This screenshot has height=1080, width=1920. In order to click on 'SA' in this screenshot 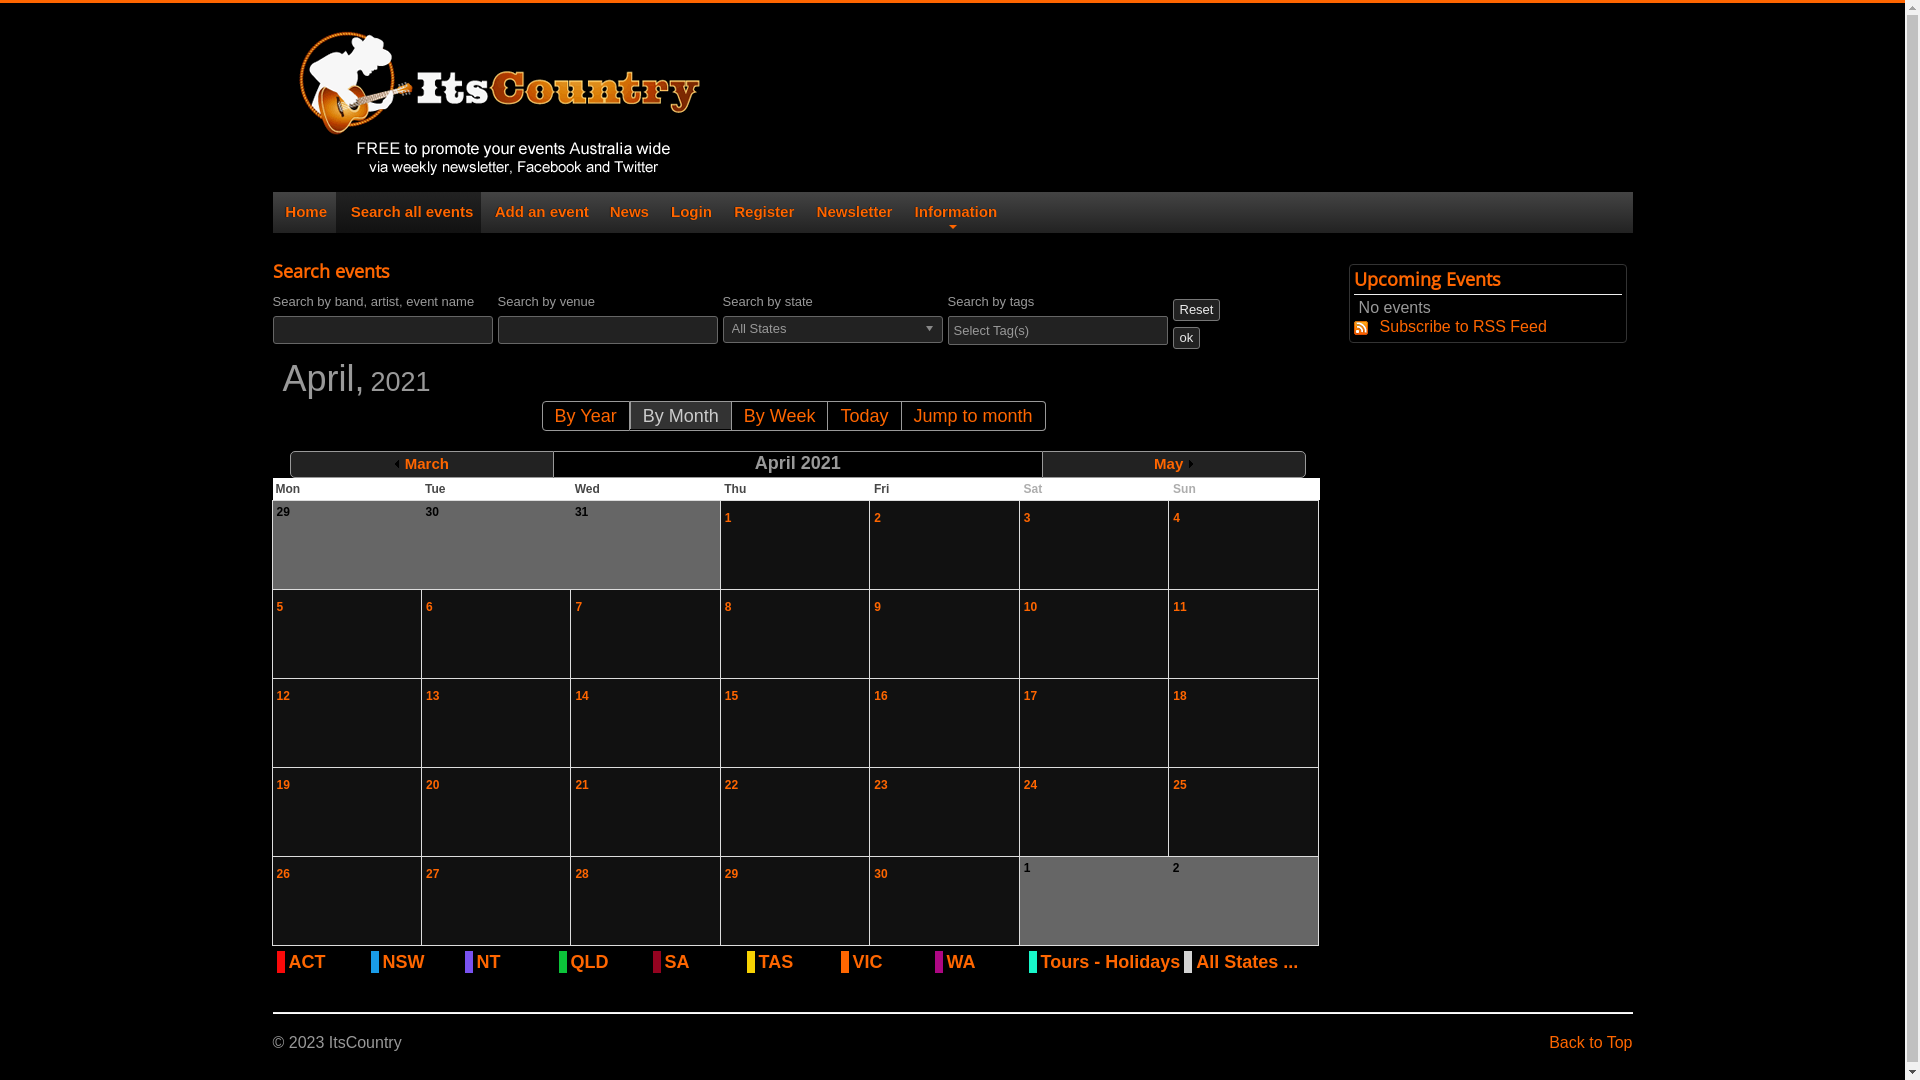, I will do `click(702, 960)`.